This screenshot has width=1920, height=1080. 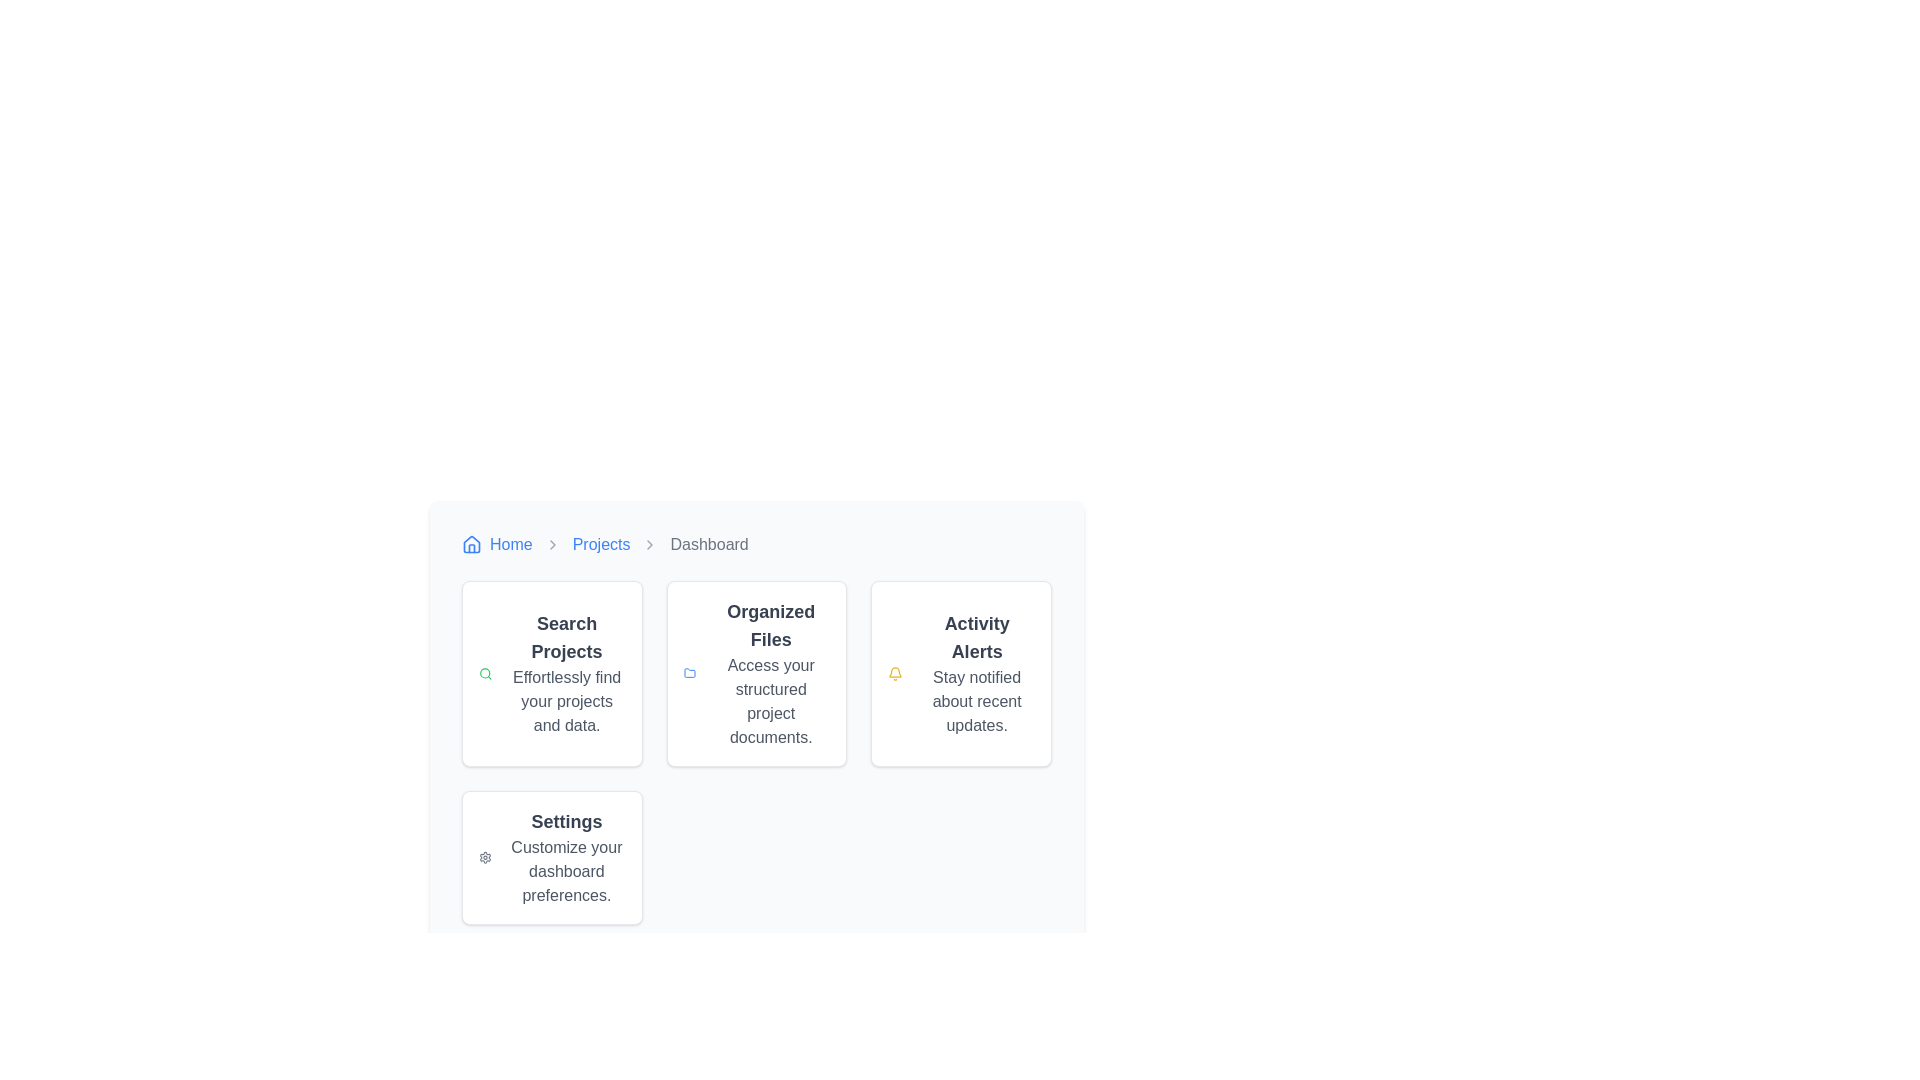 I want to click on the informational card describing 'Activity Alerts' located in the top right corner of the grid layout, so click(x=961, y=674).